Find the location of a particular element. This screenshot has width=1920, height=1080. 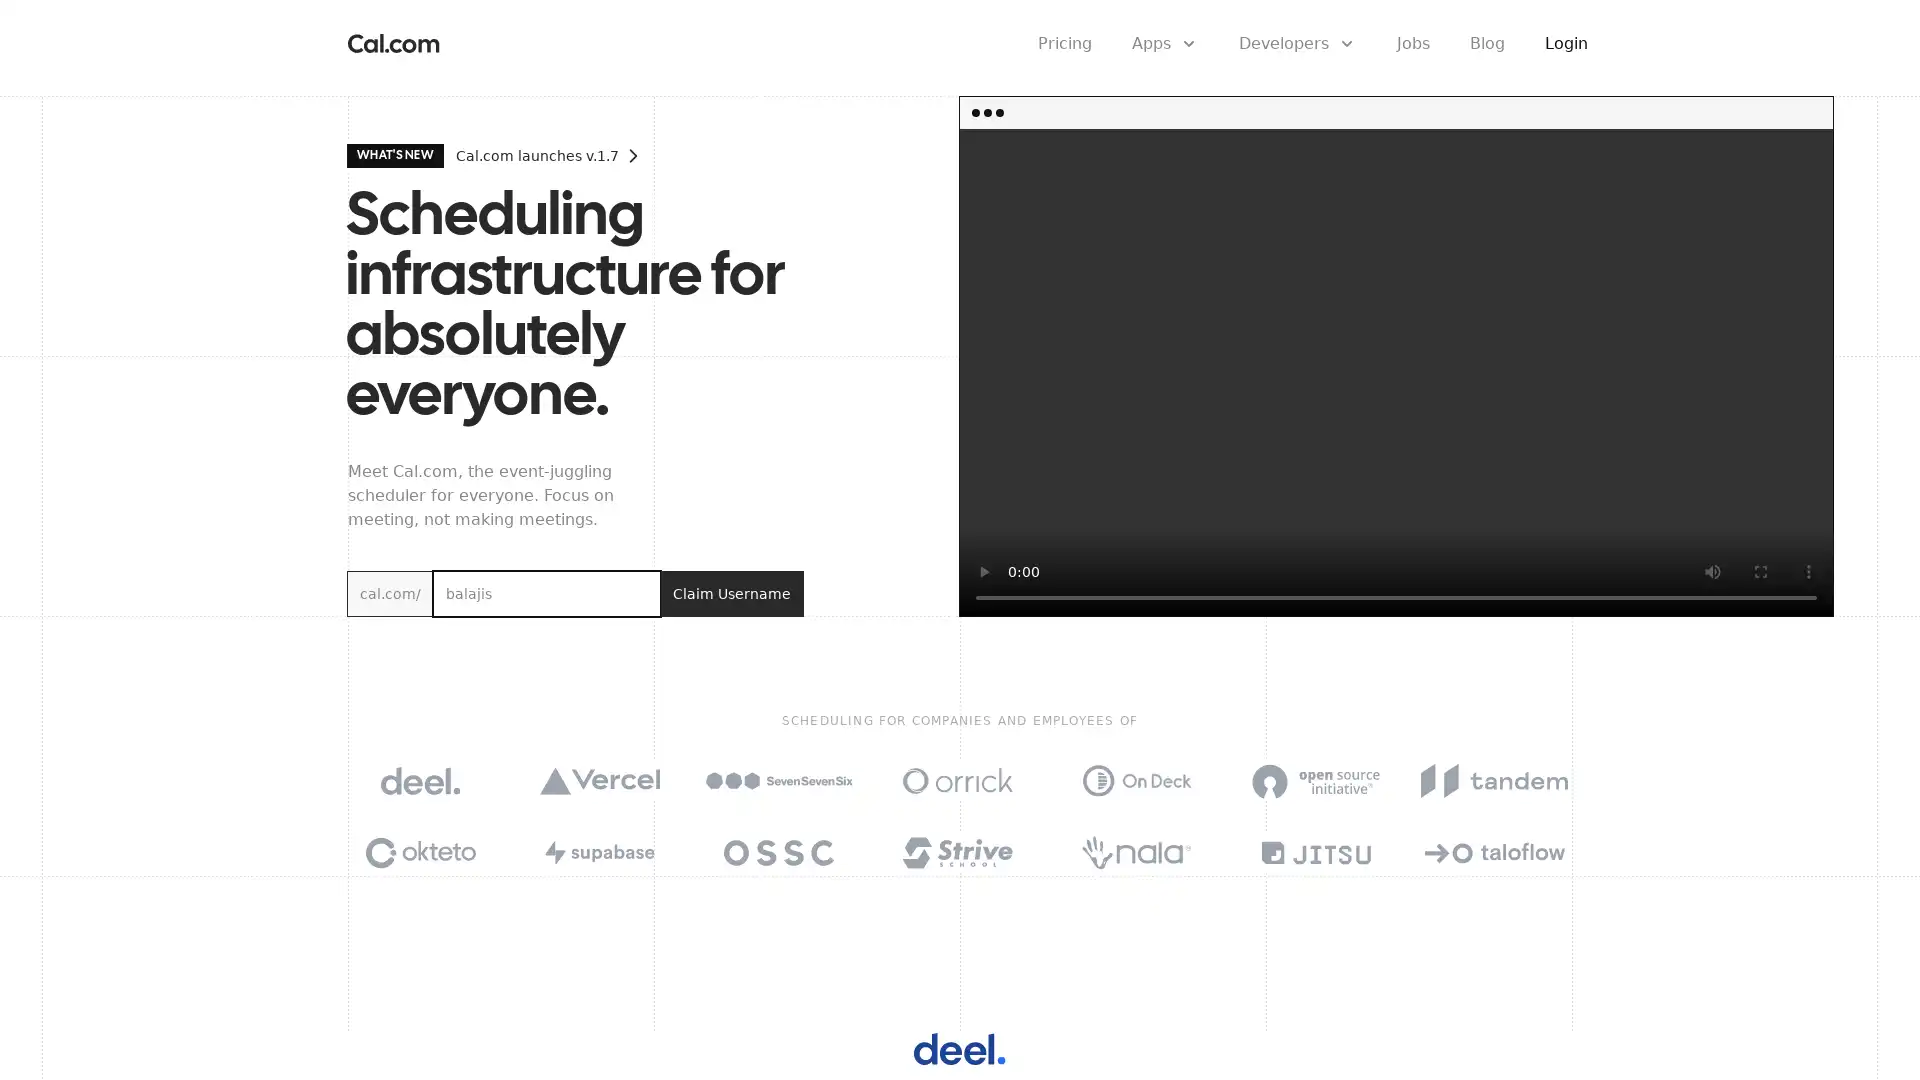

Claim Username is located at coordinates (731, 593).